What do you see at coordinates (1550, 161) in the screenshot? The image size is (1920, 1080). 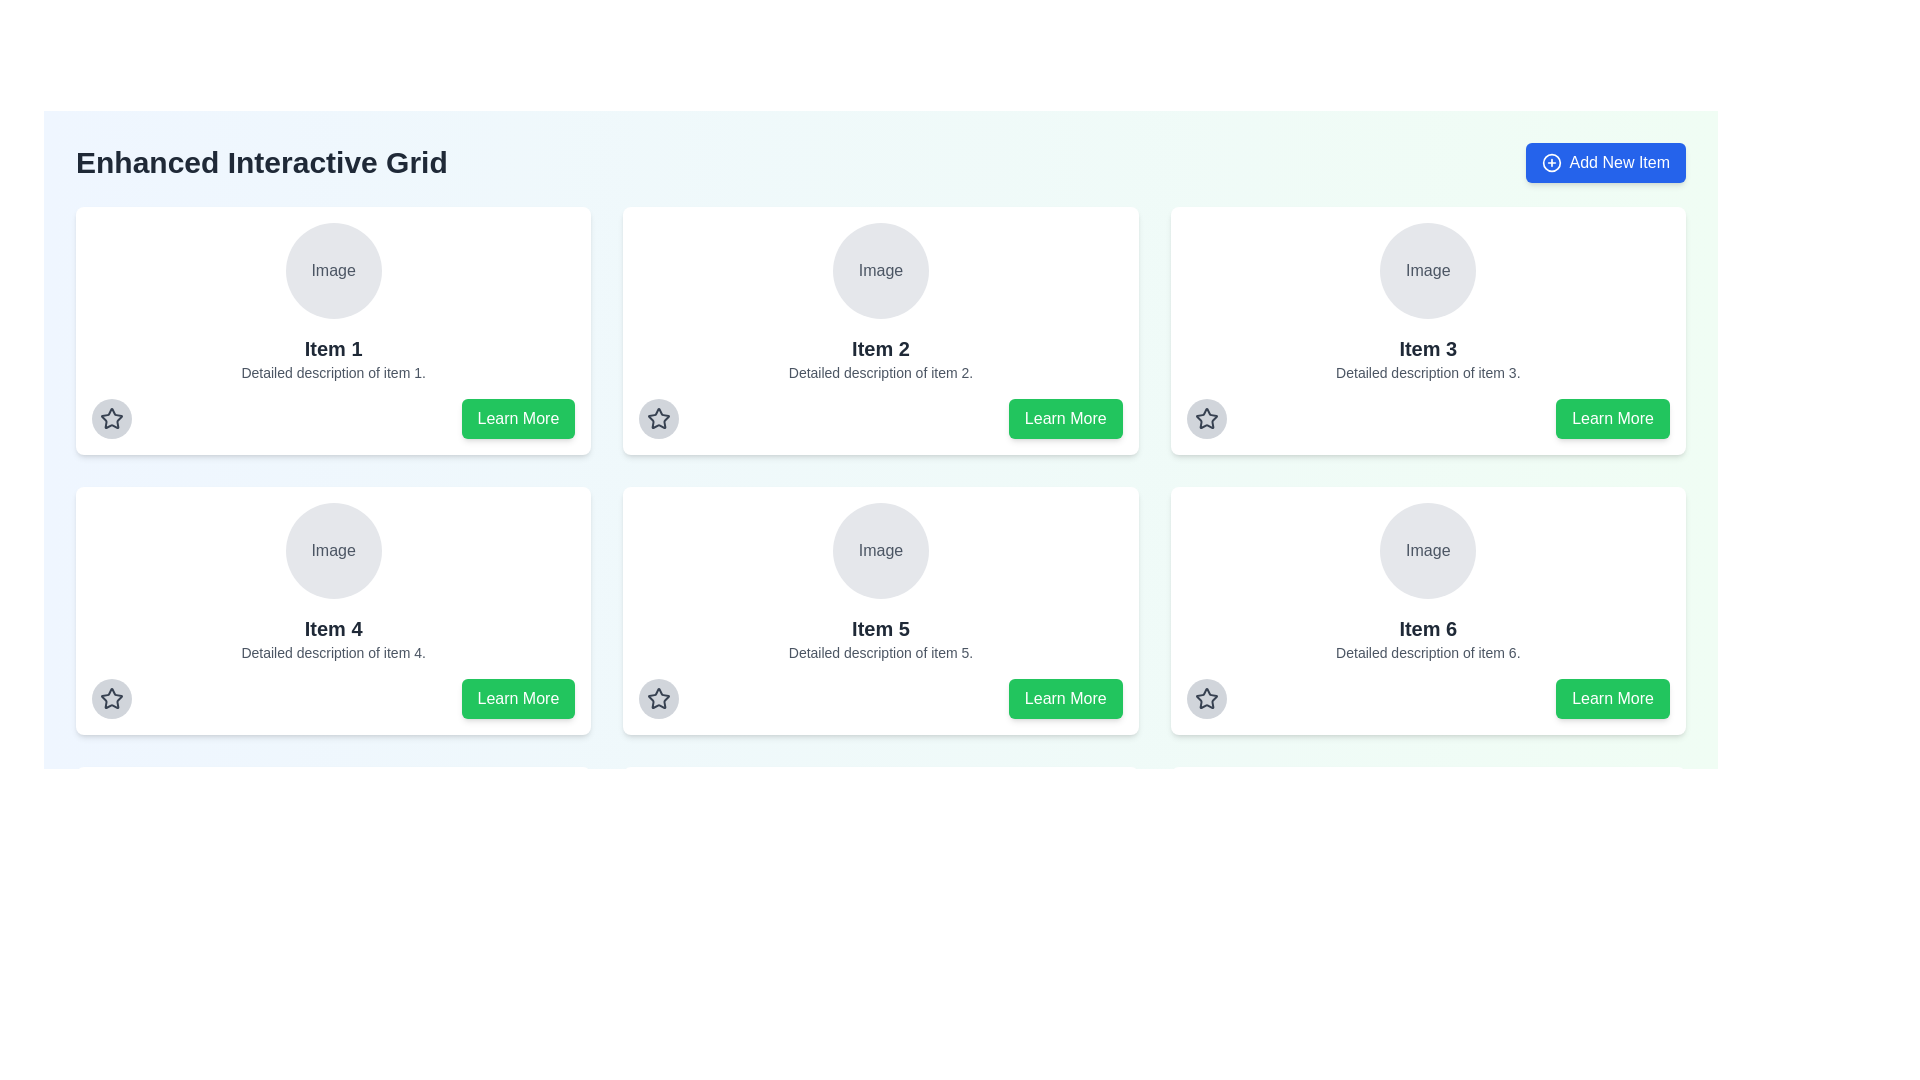 I see `the appearance of the icon within the blue button labeled 'Add New Item', which is located in the top-right corner of the interface` at bounding box center [1550, 161].